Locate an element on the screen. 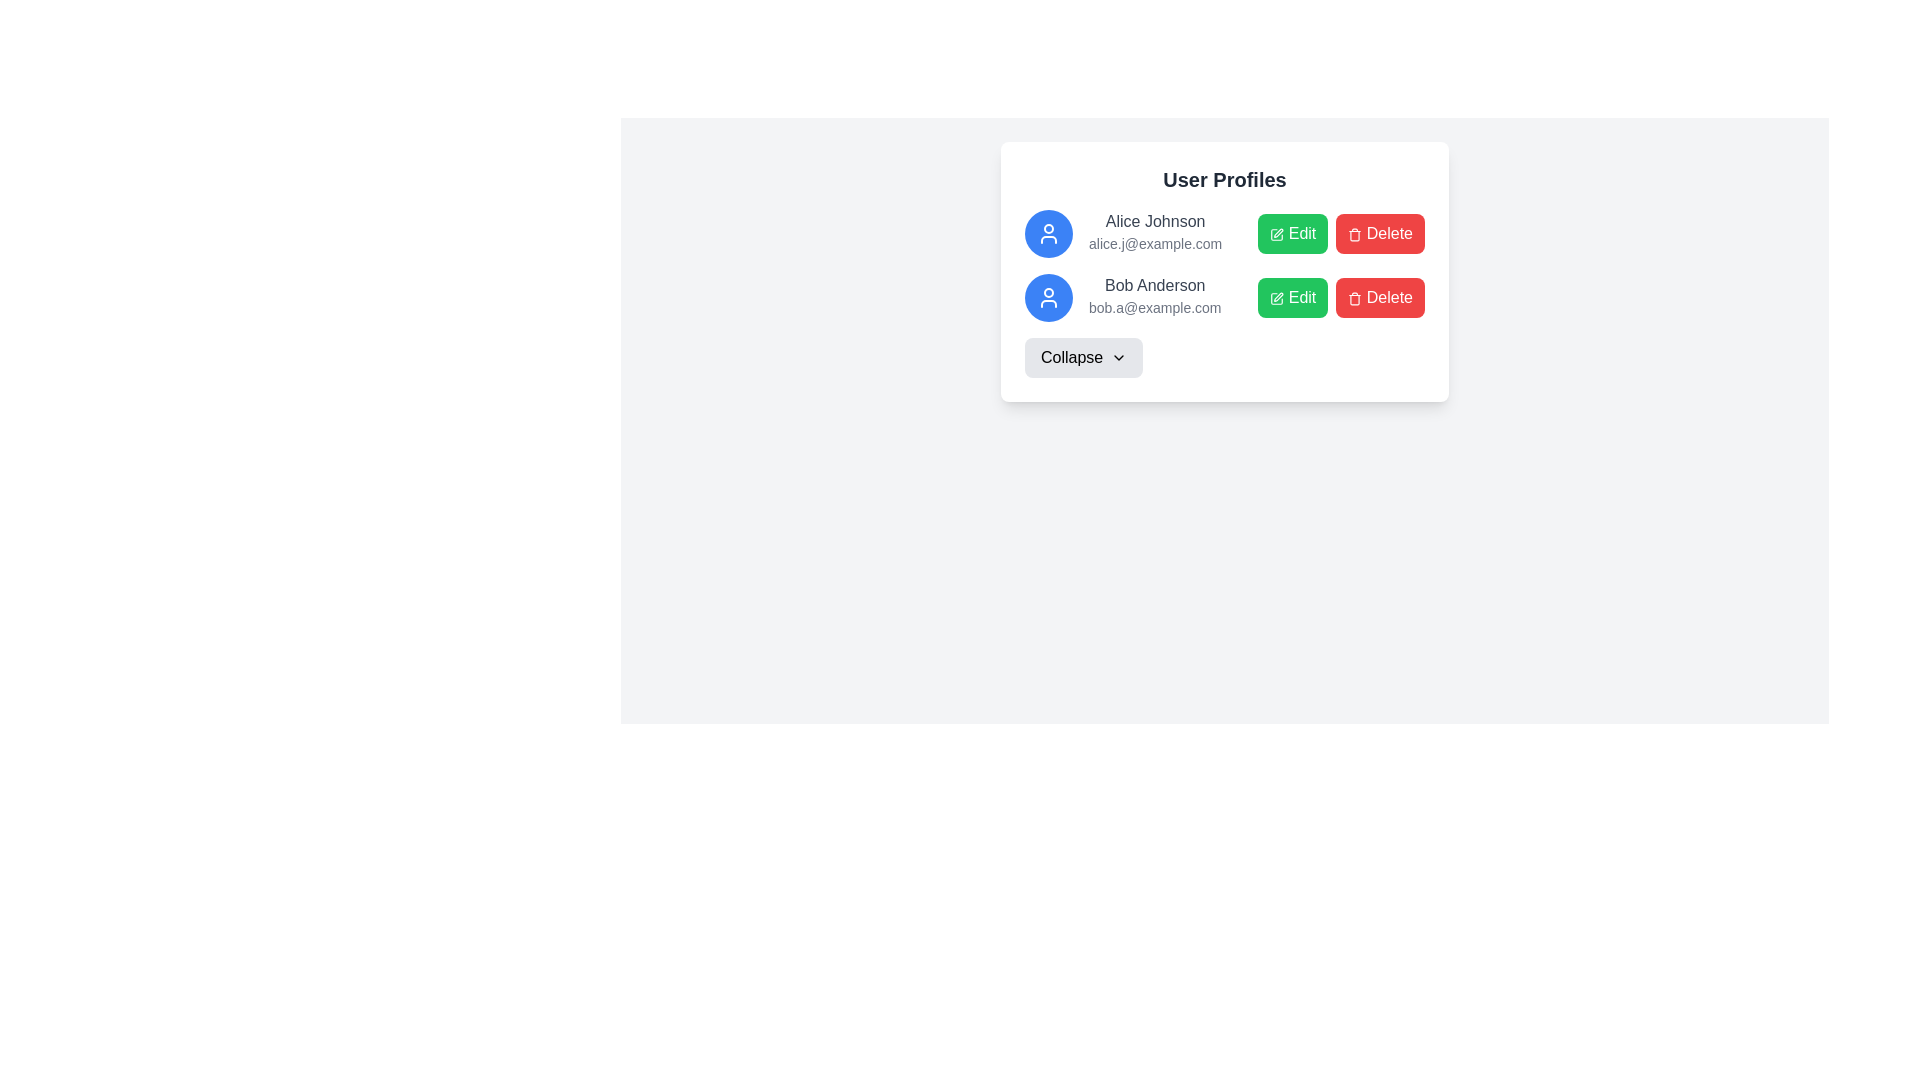 The width and height of the screenshot is (1920, 1080). the Circular profile icon representing the user 'Alice Johnson', which is located at the top of the vertical list of profiles is located at coordinates (1048, 233).